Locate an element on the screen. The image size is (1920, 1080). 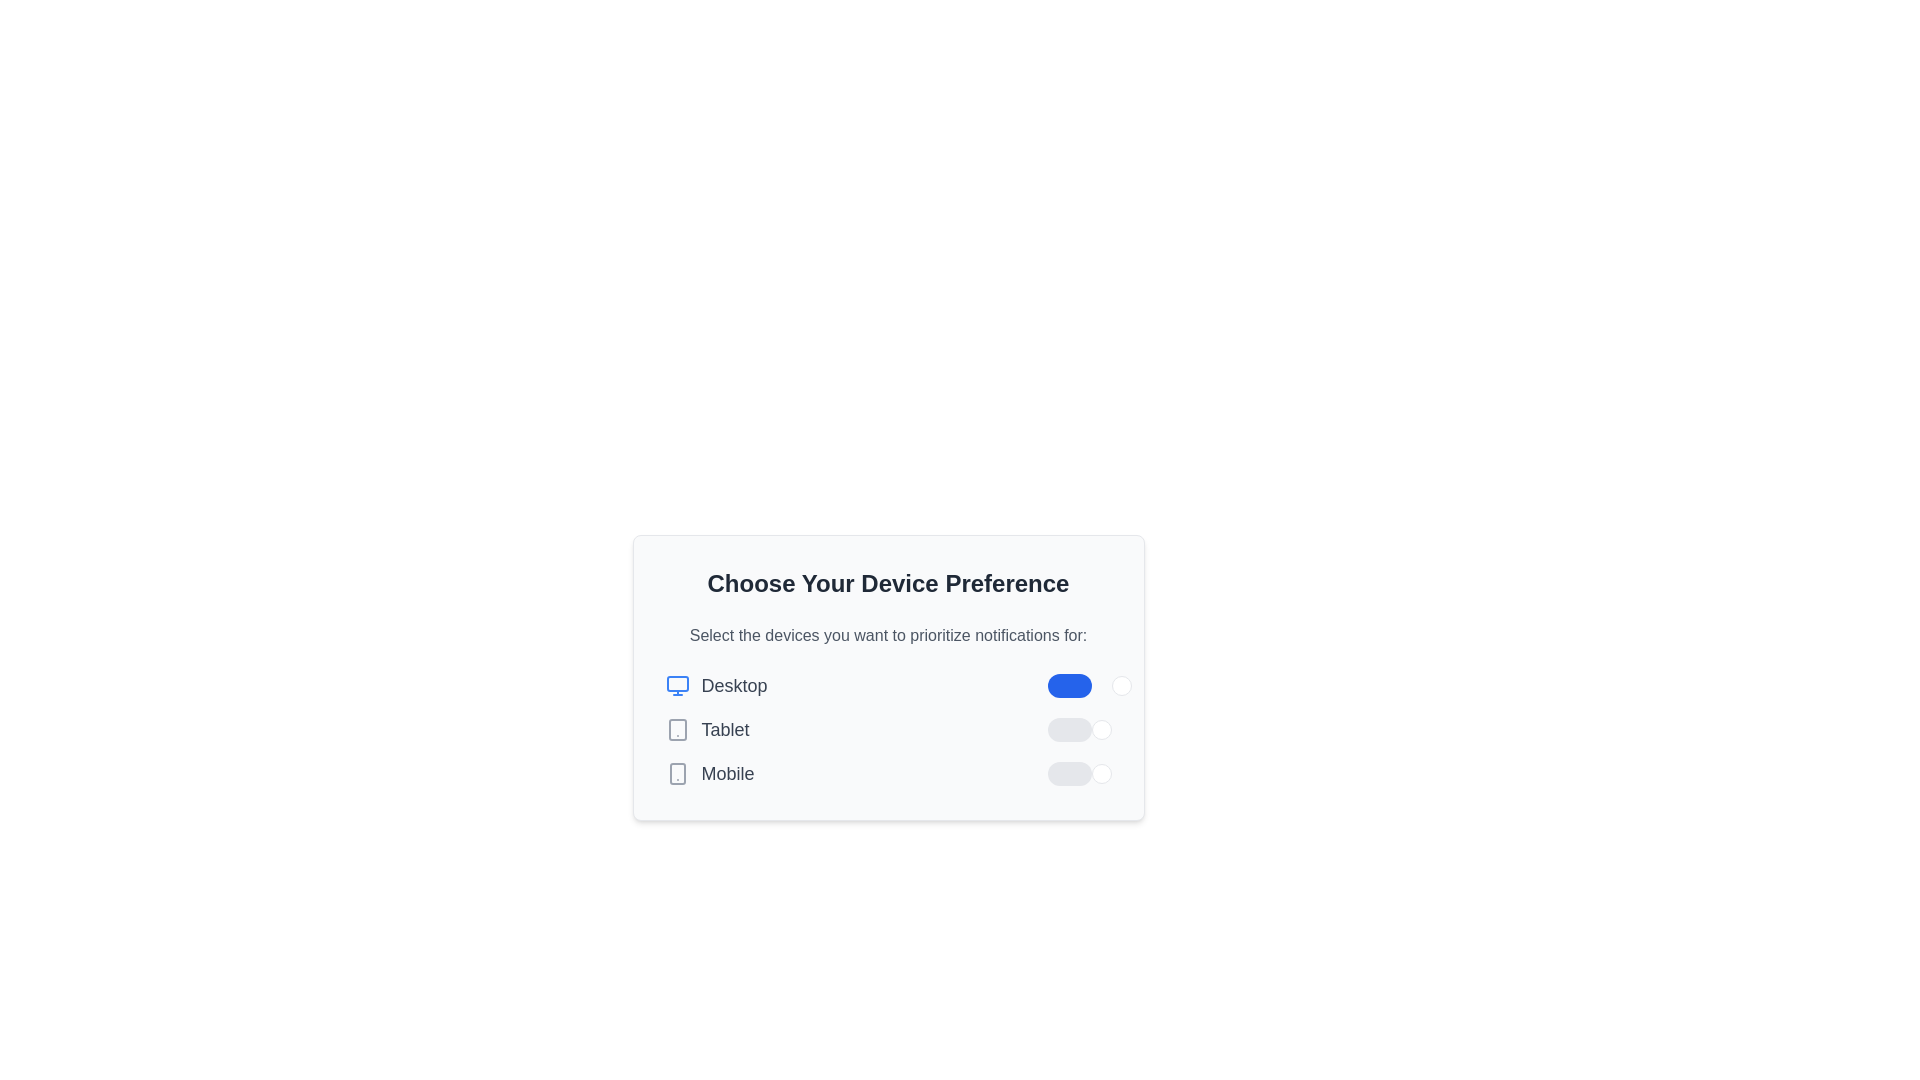
the 'Mobile' label, which is the last item in the list under 'Choose Your Device Preference', displayed in a large-sized gray font is located at coordinates (727, 773).